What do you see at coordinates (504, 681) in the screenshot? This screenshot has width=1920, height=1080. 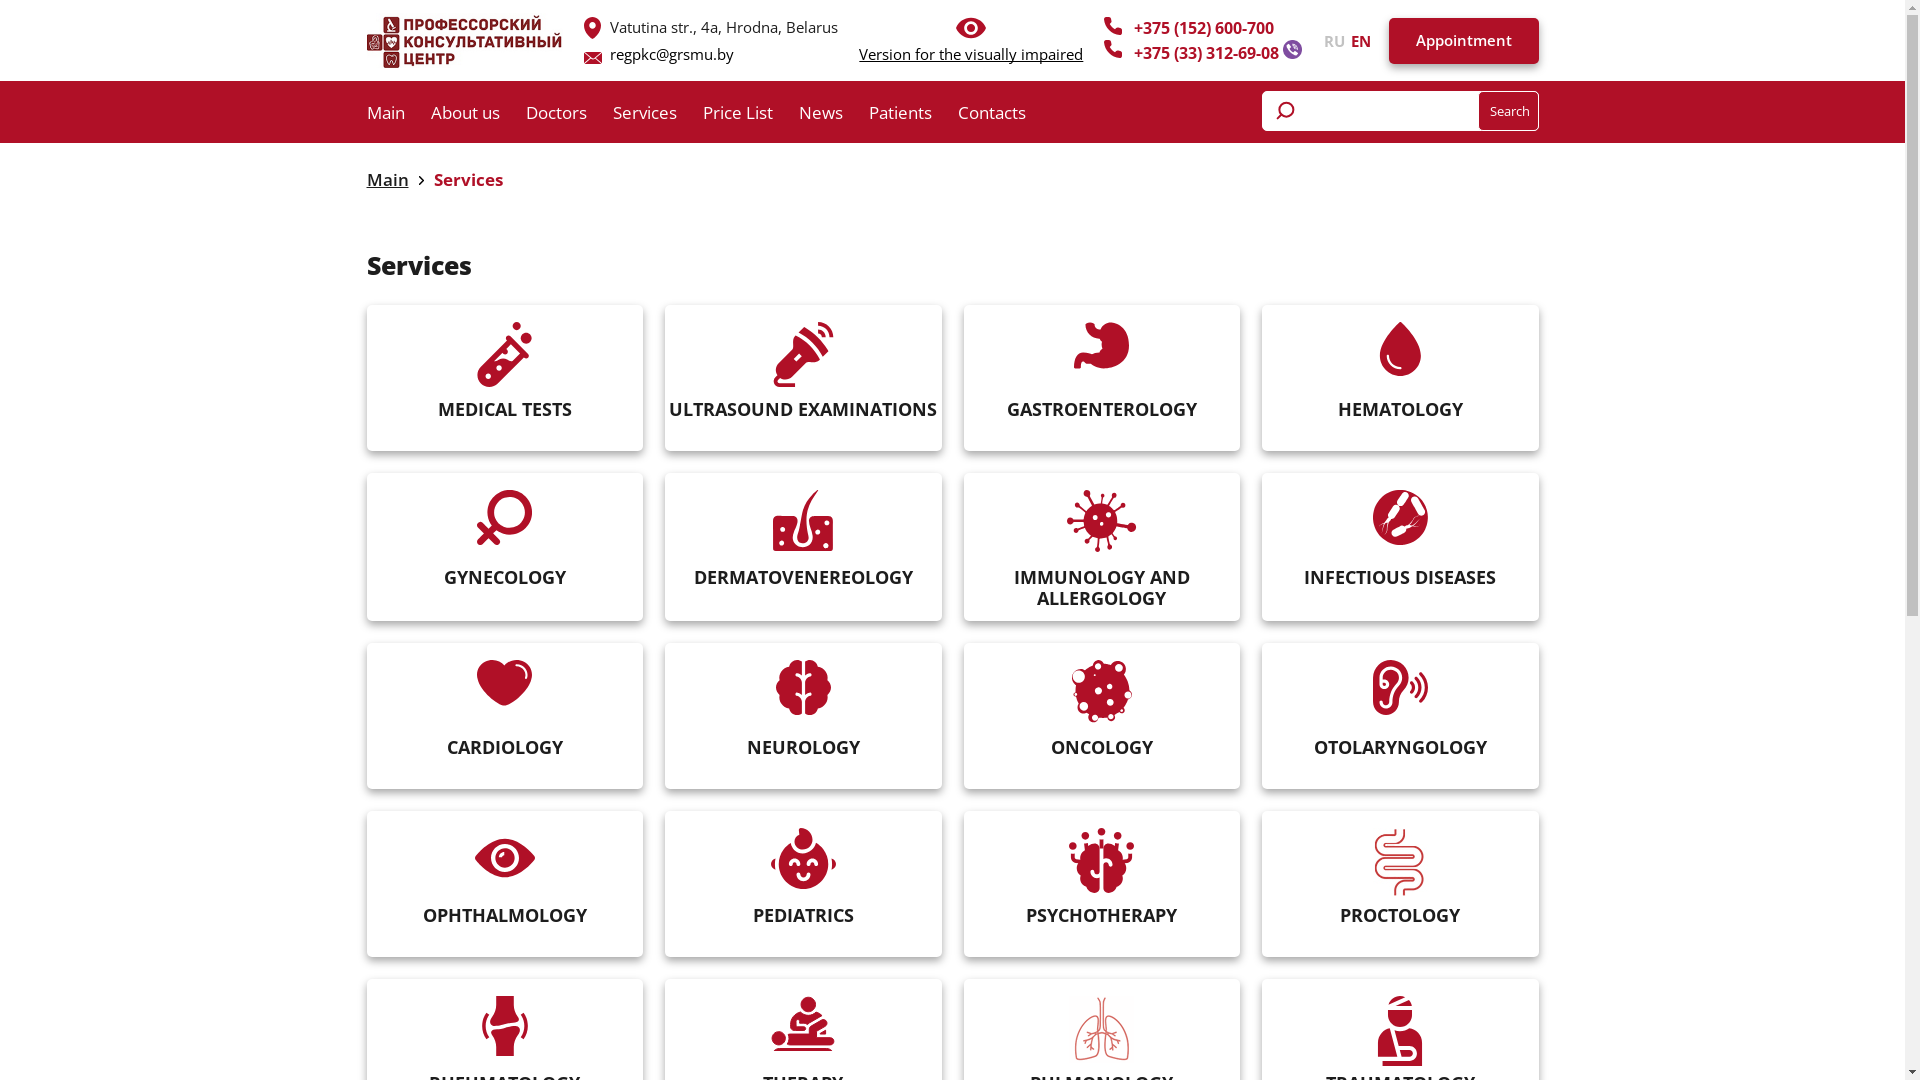 I see `'Cardiology'` at bounding box center [504, 681].